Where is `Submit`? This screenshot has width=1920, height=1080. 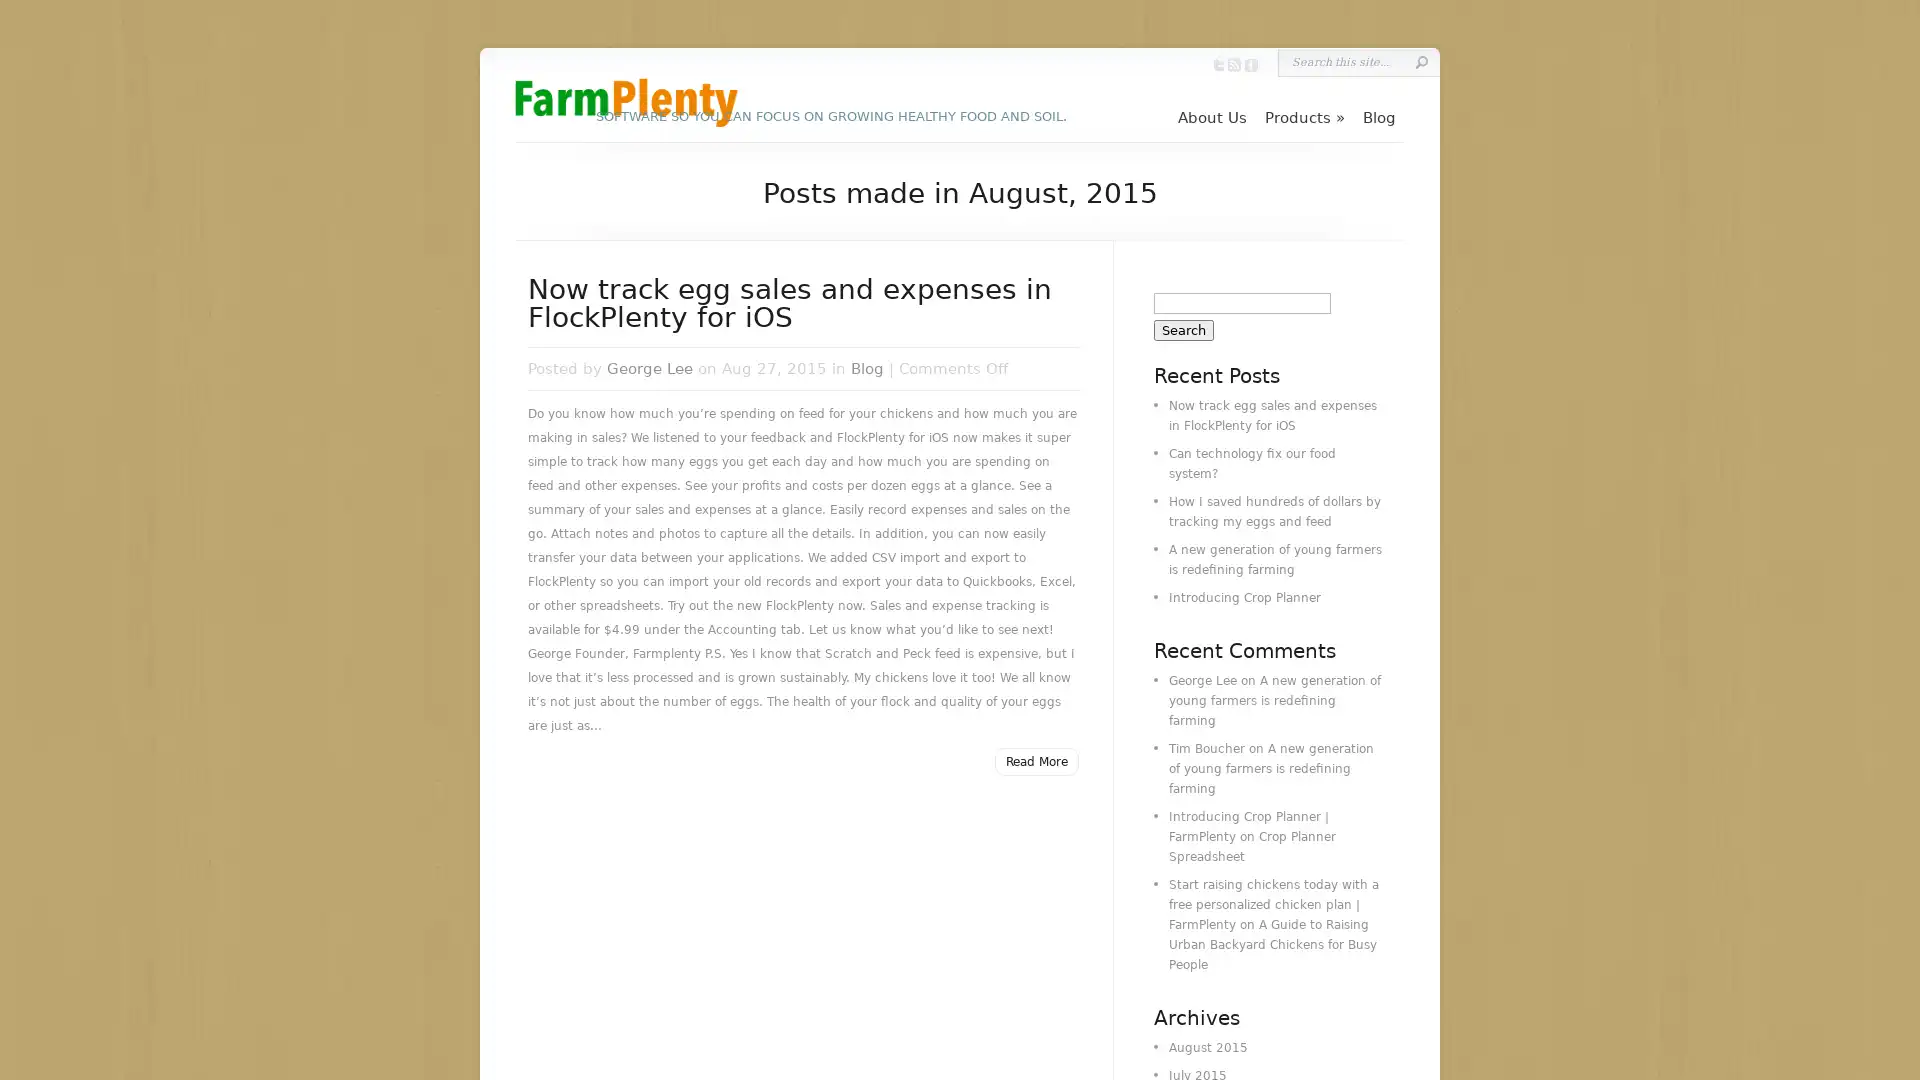
Submit is located at coordinates (1420, 61).